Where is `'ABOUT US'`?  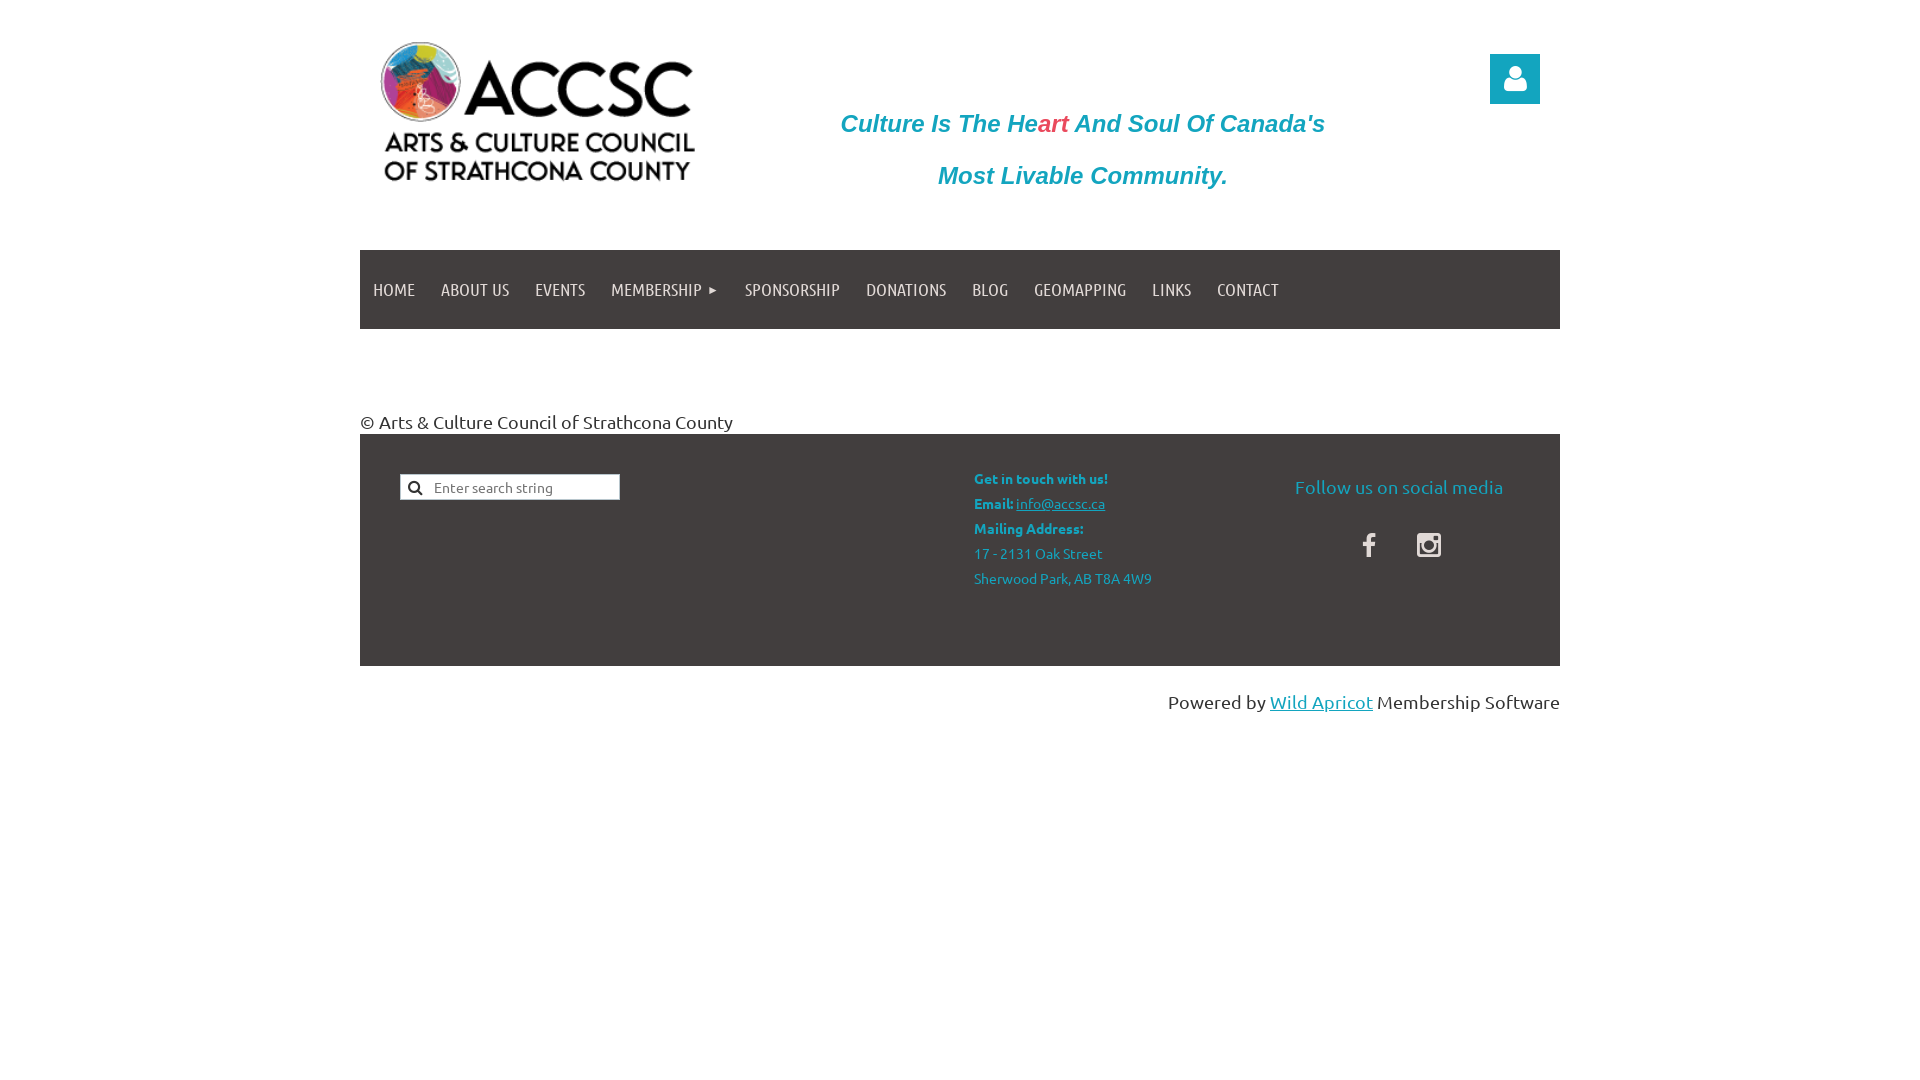
'ABOUT US' is located at coordinates (474, 289).